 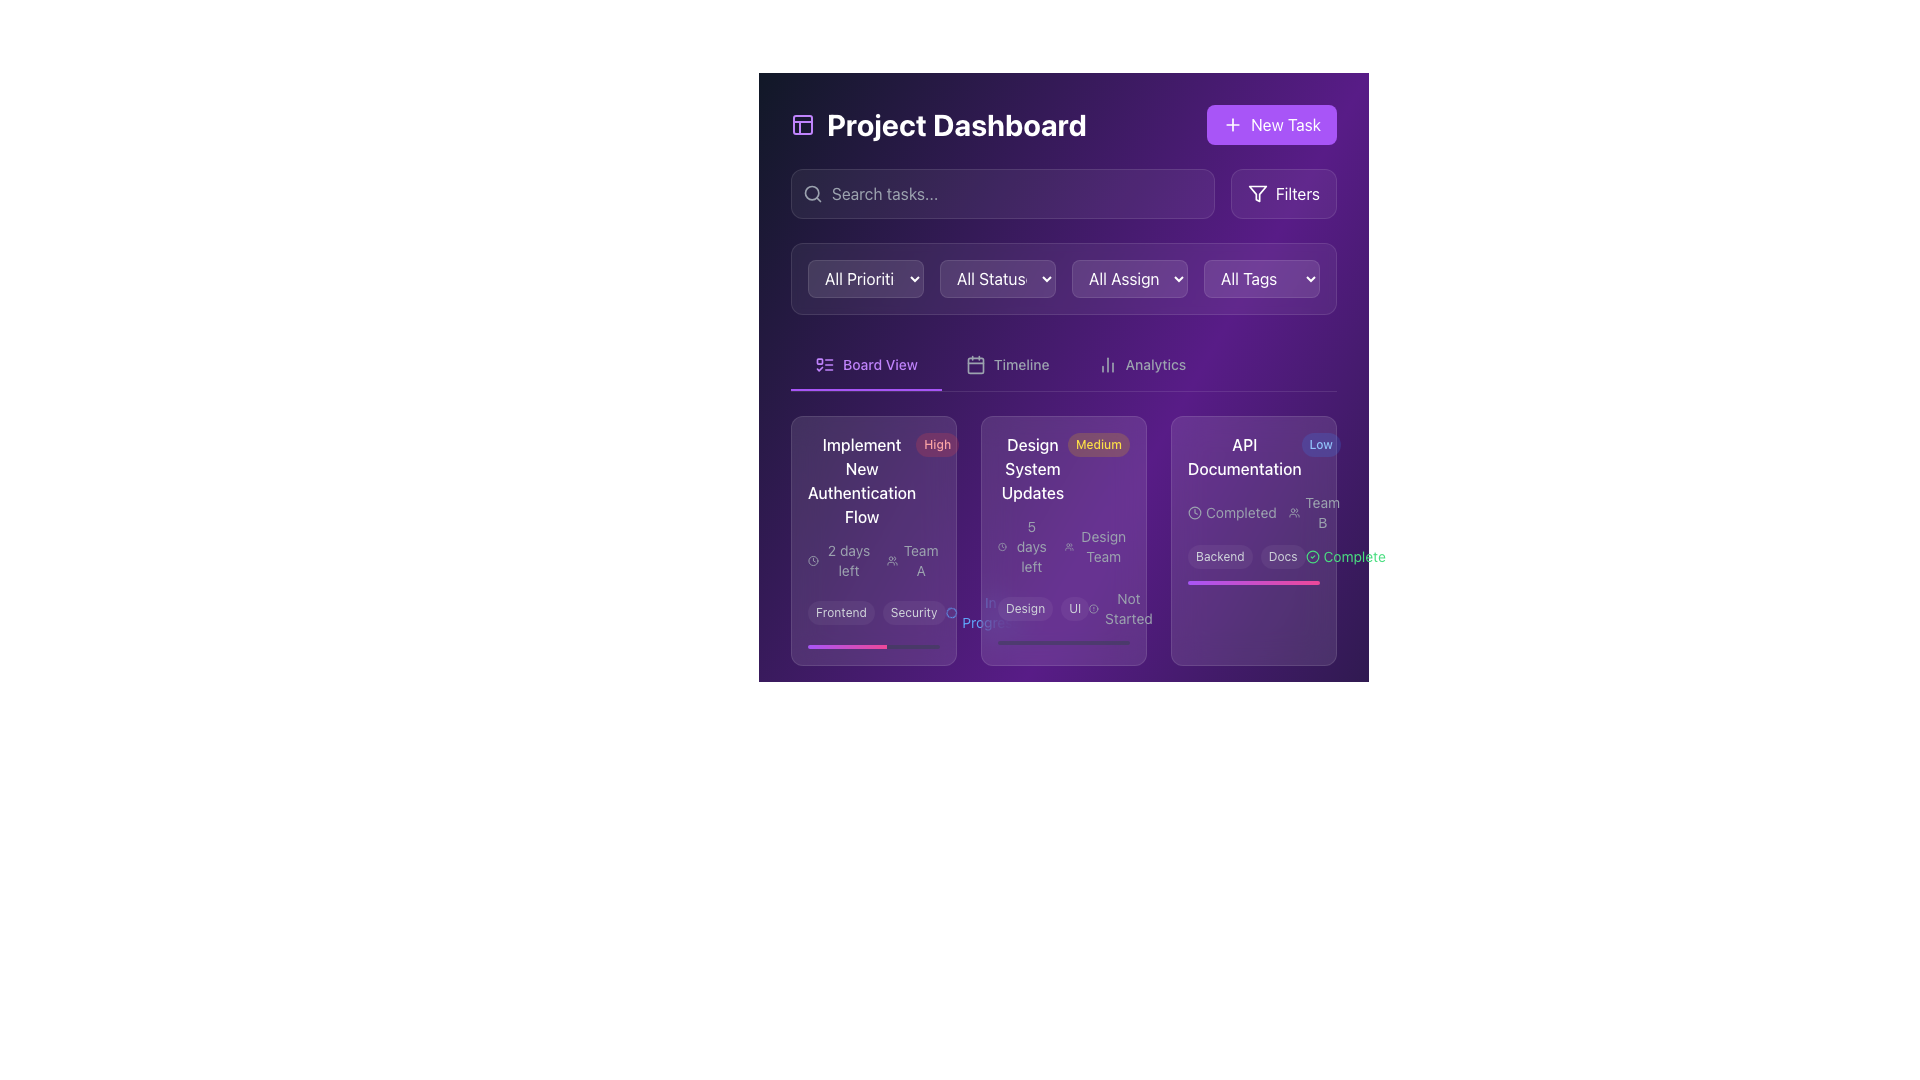 What do you see at coordinates (1252, 512) in the screenshot?
I see `the label element that displays 'Completed' followed by a user group icon and the text 'Team B', located in the second row of the 'API Documentation' card` at bounding box center [1252, 512].